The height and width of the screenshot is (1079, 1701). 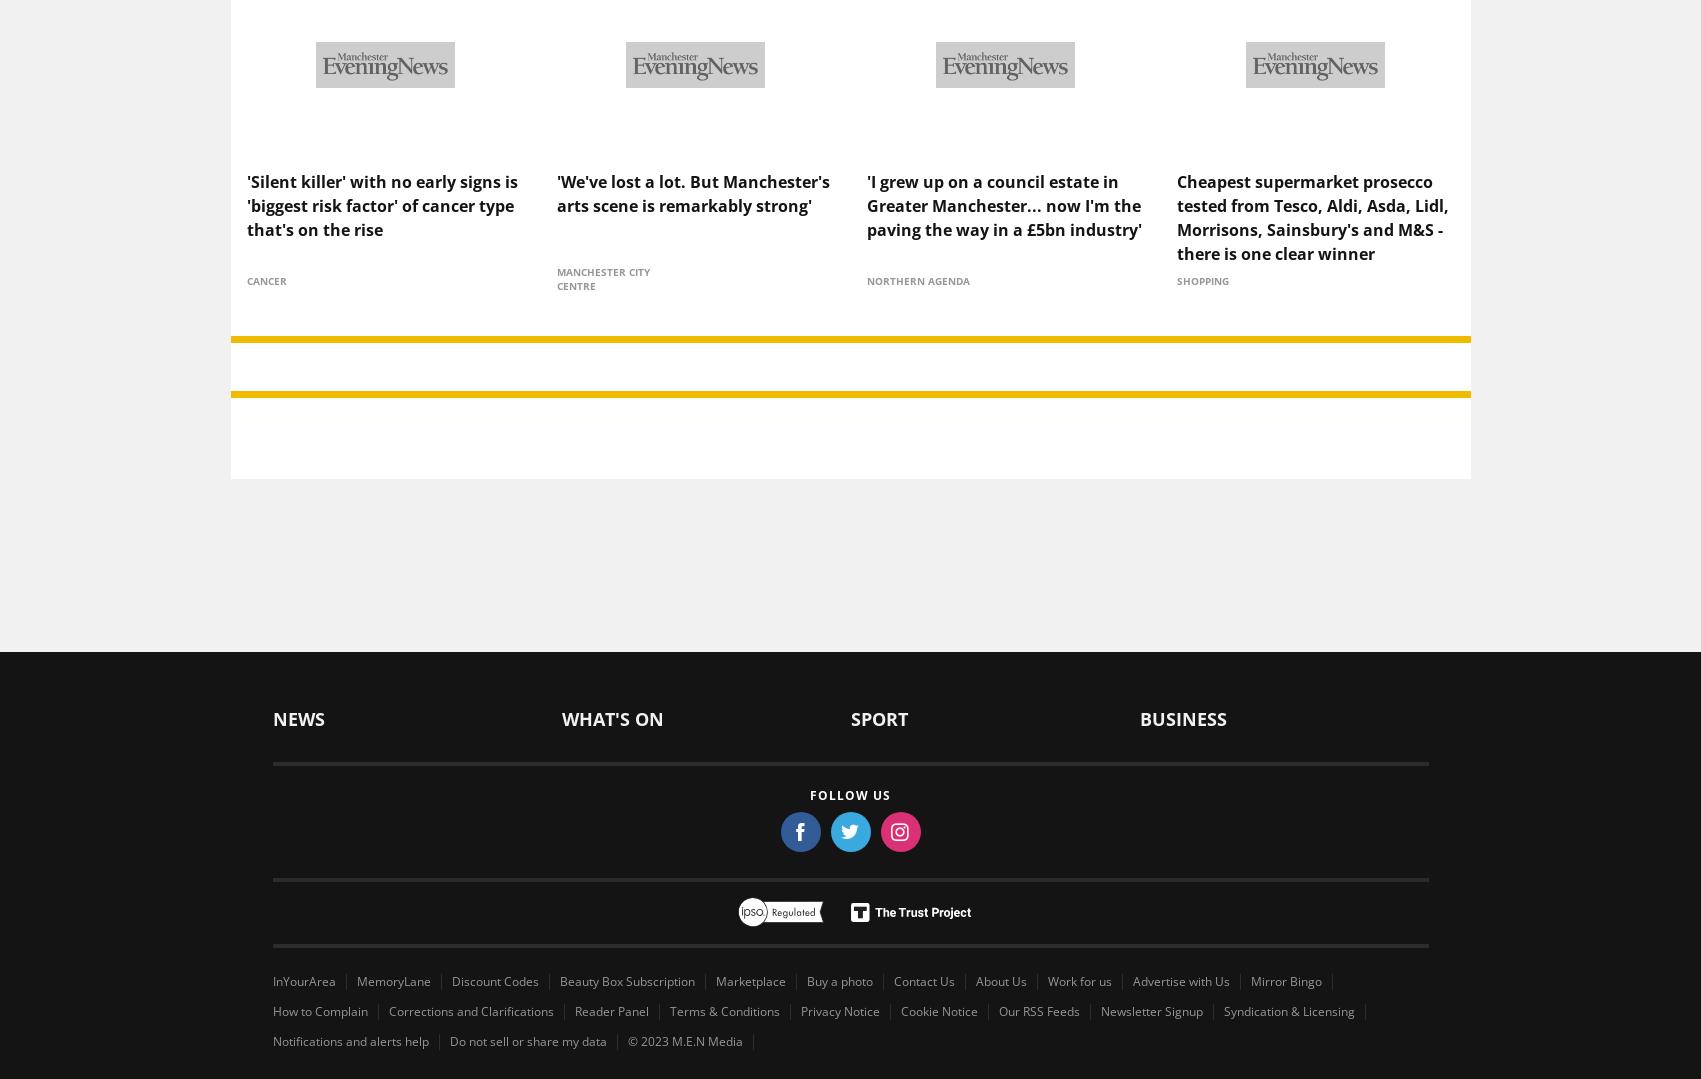 I want to click on ''Silent killer' with no early signs is 'biggest risk factor' of cancer type that's on the rise', so click(x=380, y=171).